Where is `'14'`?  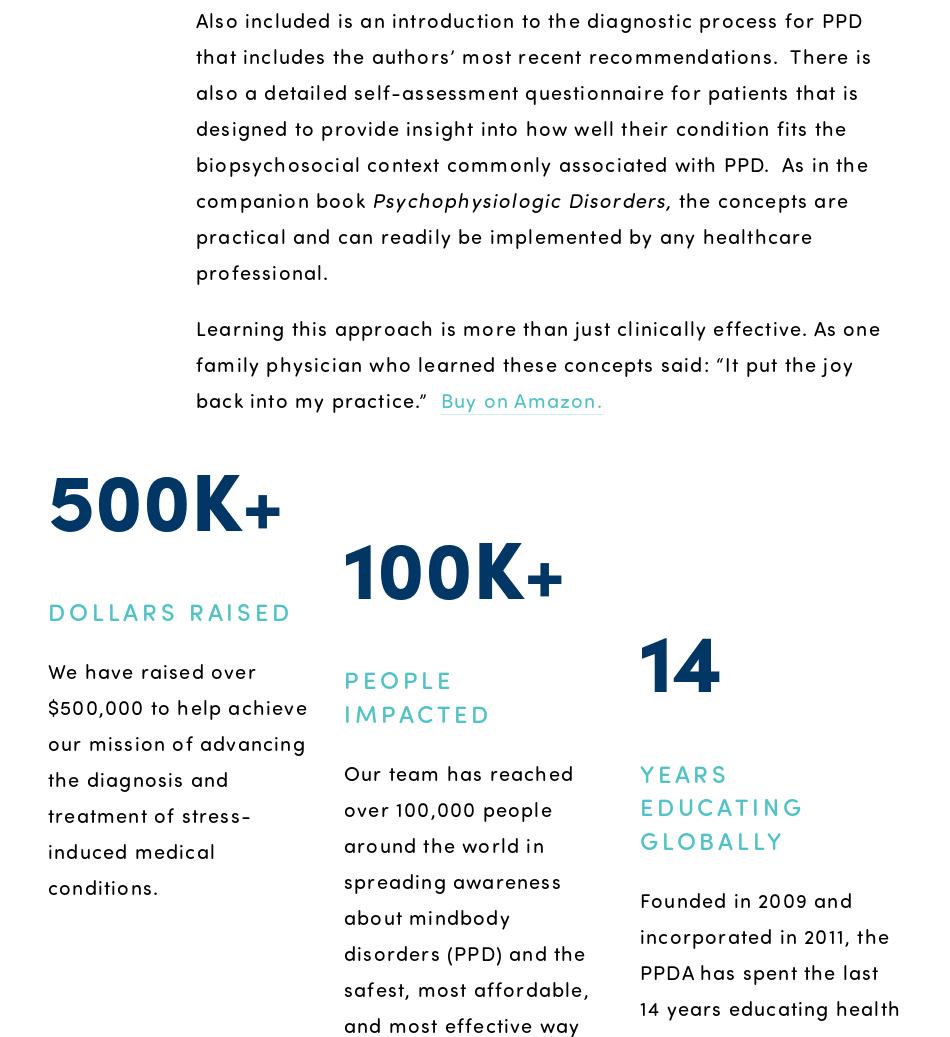 '14' is located at coordinates (638, 657).